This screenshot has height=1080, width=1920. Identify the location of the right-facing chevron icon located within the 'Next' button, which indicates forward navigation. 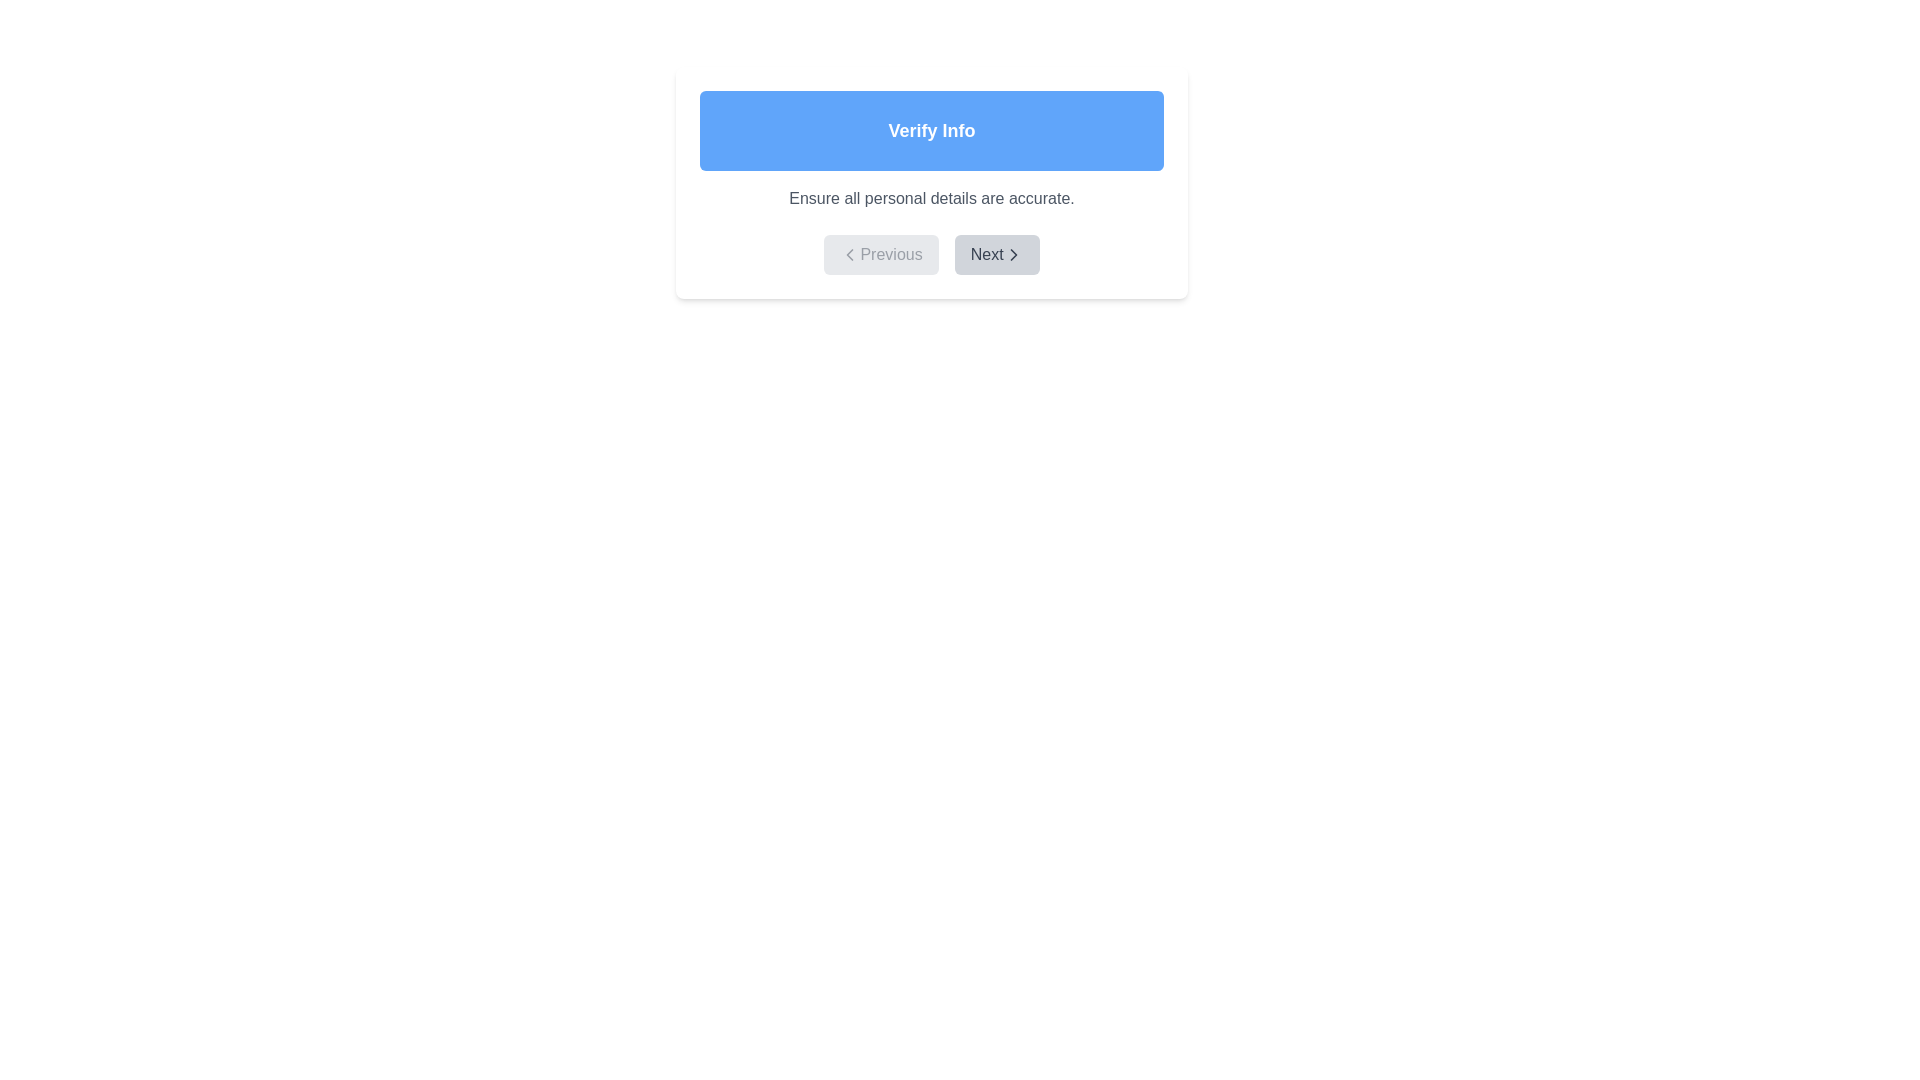
(1013, 253).